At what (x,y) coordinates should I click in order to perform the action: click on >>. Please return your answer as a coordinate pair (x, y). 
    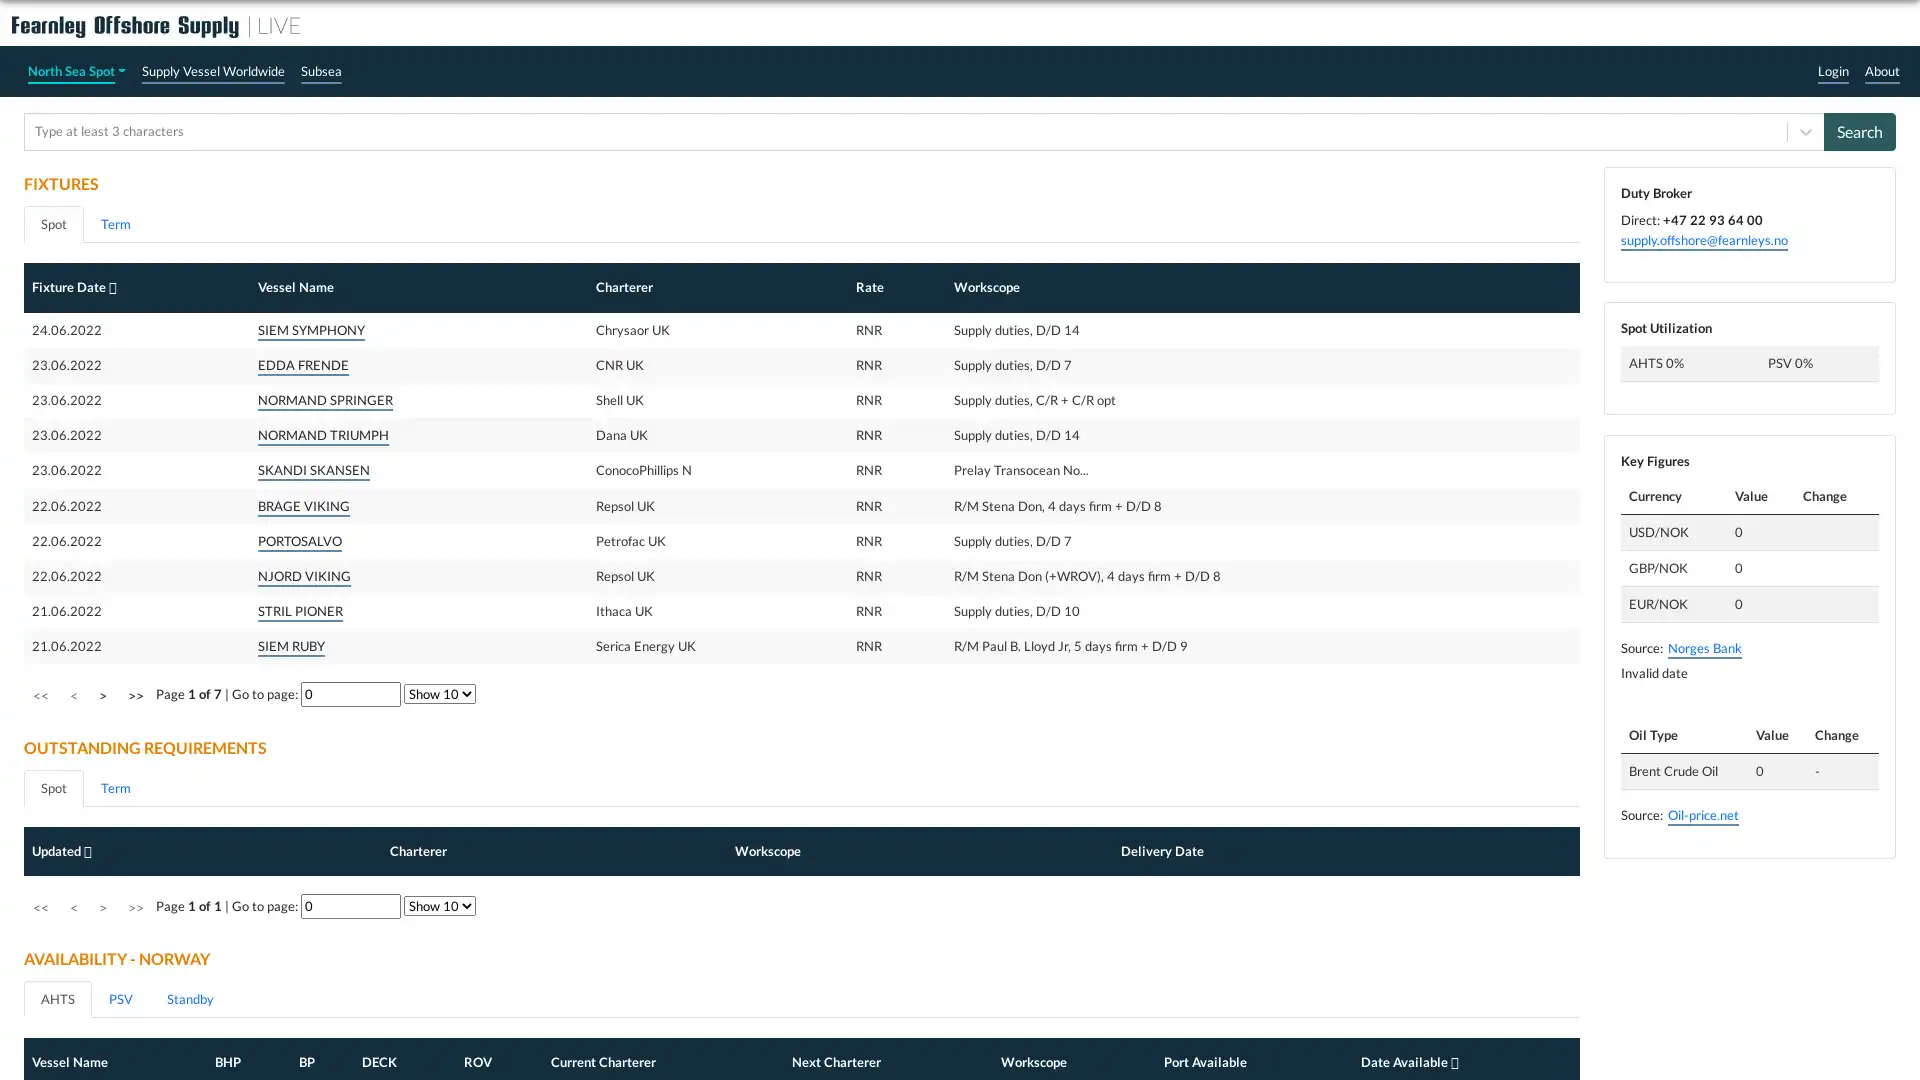
    Looking at the image, I should click on (134, 1012).